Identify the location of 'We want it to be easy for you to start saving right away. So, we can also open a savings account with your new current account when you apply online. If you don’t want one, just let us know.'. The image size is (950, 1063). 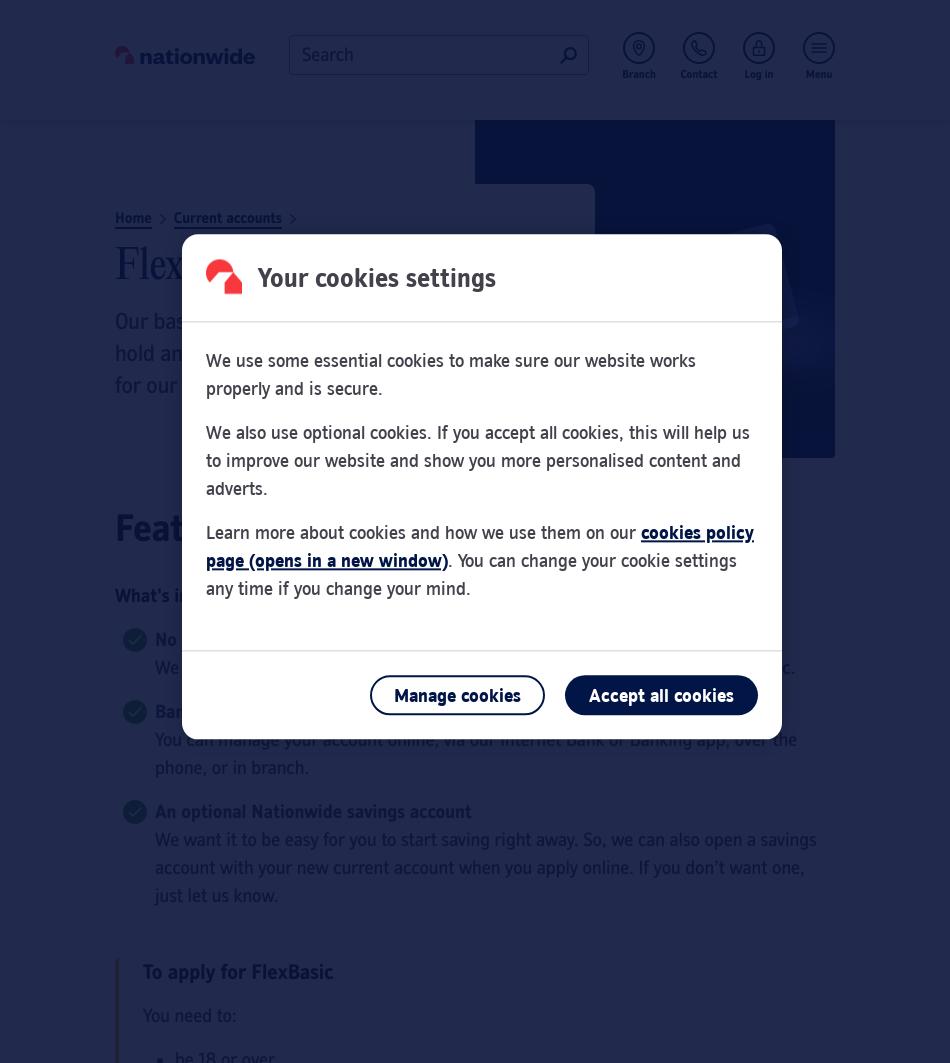
(485, 867).